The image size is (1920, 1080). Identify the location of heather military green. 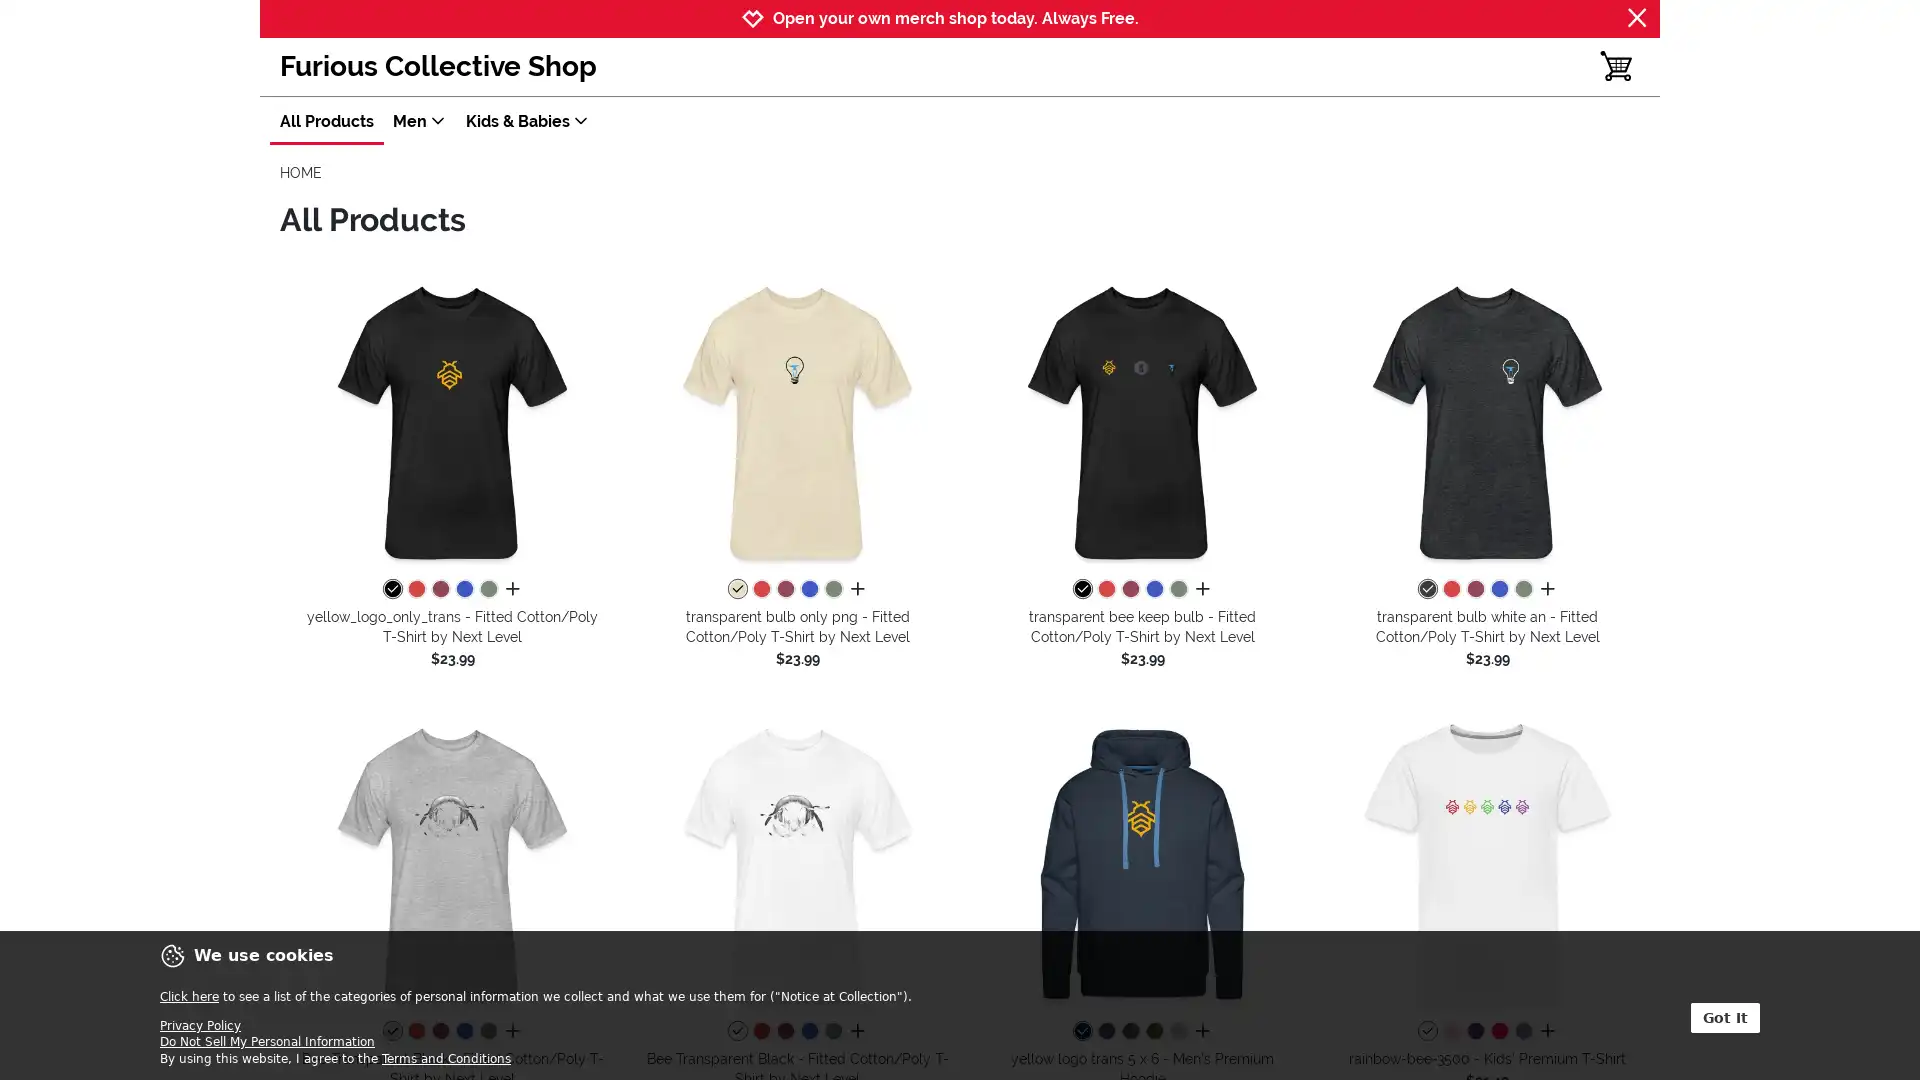
(488, 589).